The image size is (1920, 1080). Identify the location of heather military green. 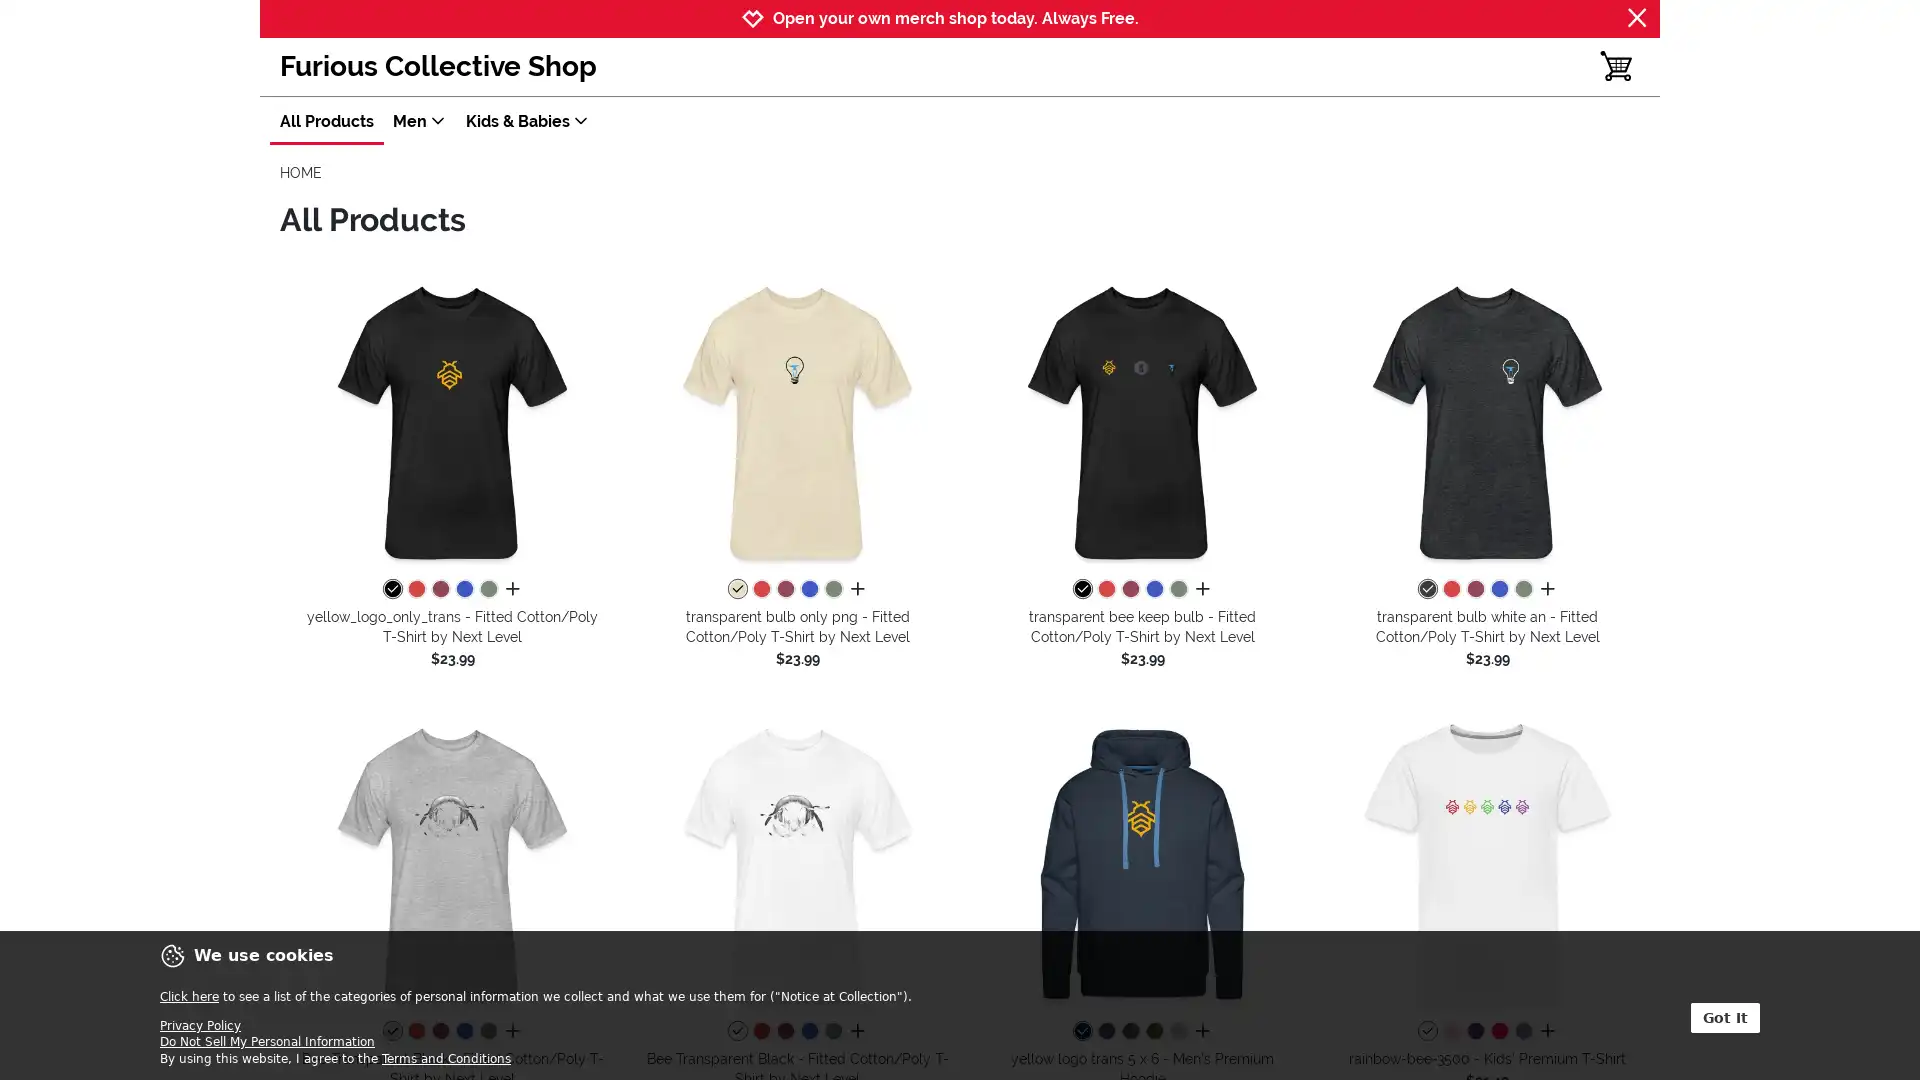
(488, 589).